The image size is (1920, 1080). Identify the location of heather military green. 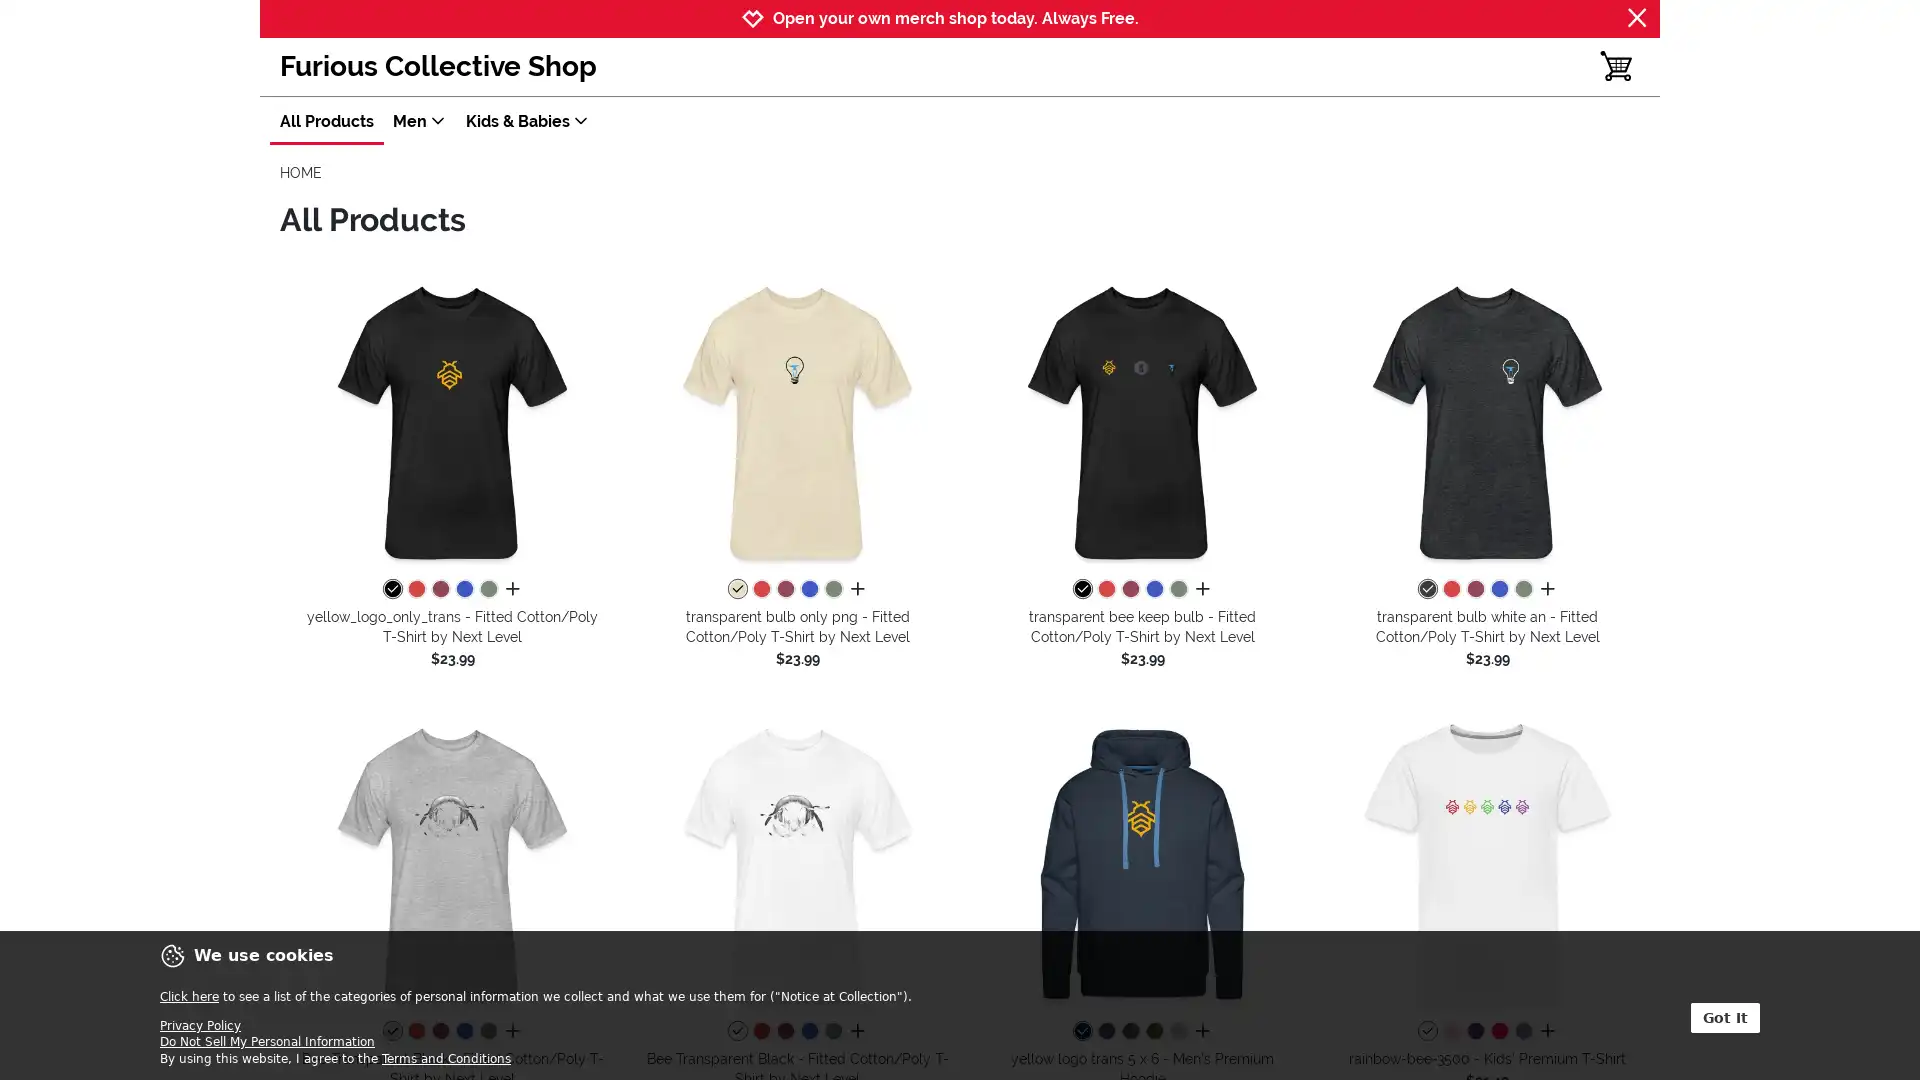
(488, 589).